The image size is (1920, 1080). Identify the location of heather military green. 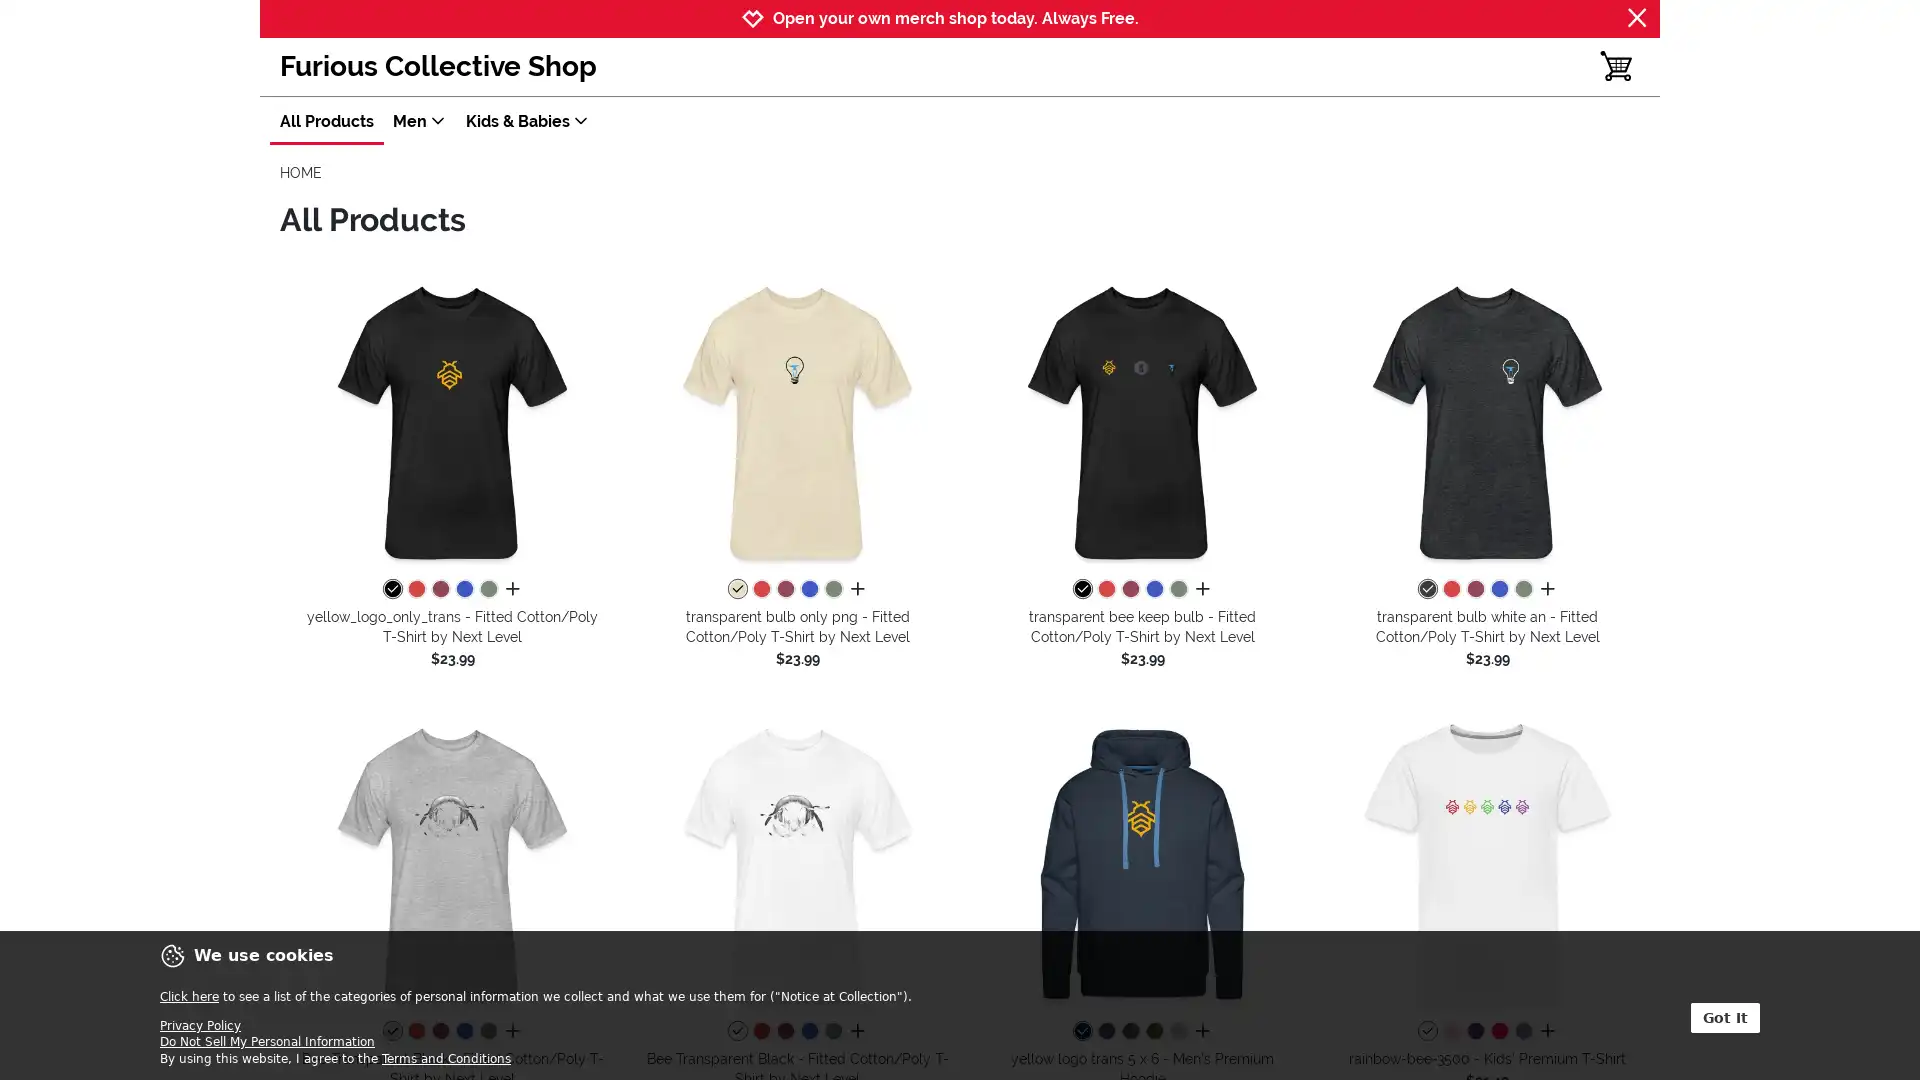
(488, 589).